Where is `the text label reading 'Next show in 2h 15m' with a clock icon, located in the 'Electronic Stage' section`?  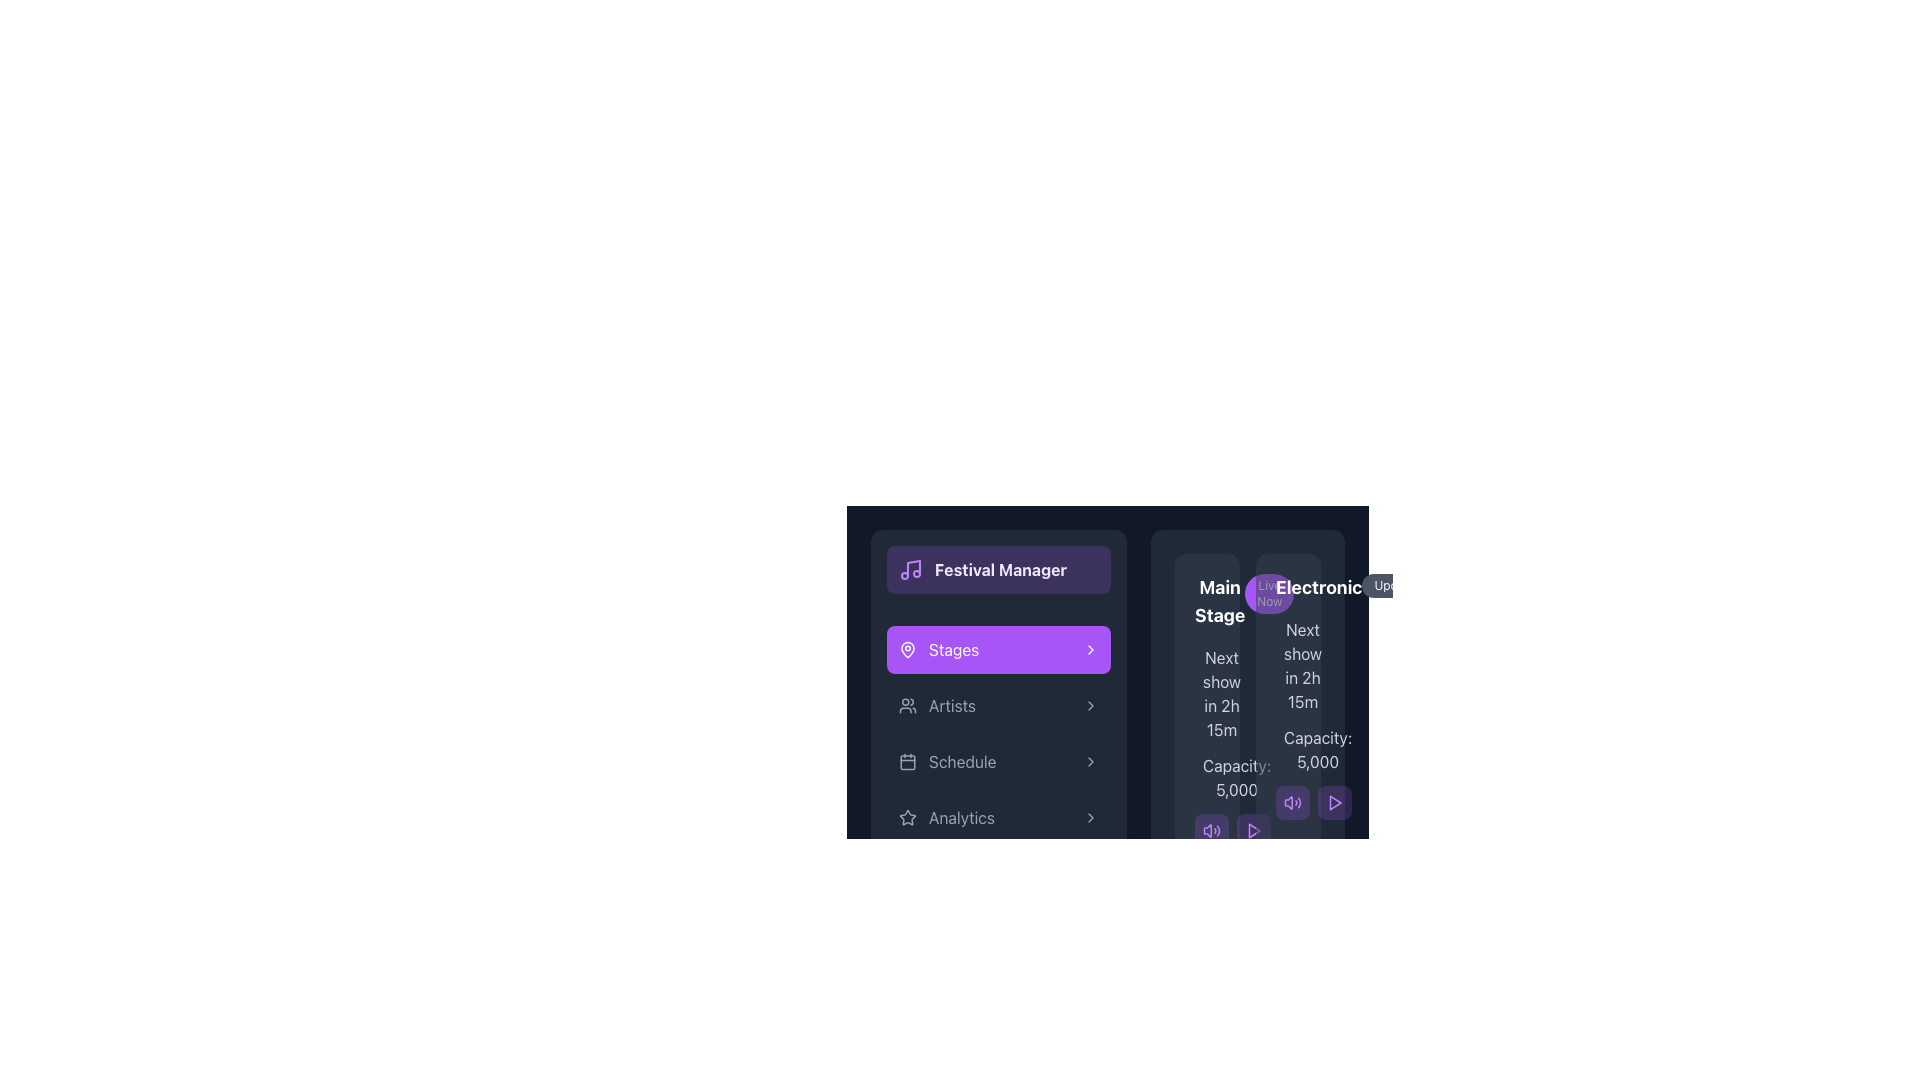
the text label reading 'Next show in 2h 15m' with a clock icon, located in the 'Electronic Stage' section is located at coordinates (1288, 666).